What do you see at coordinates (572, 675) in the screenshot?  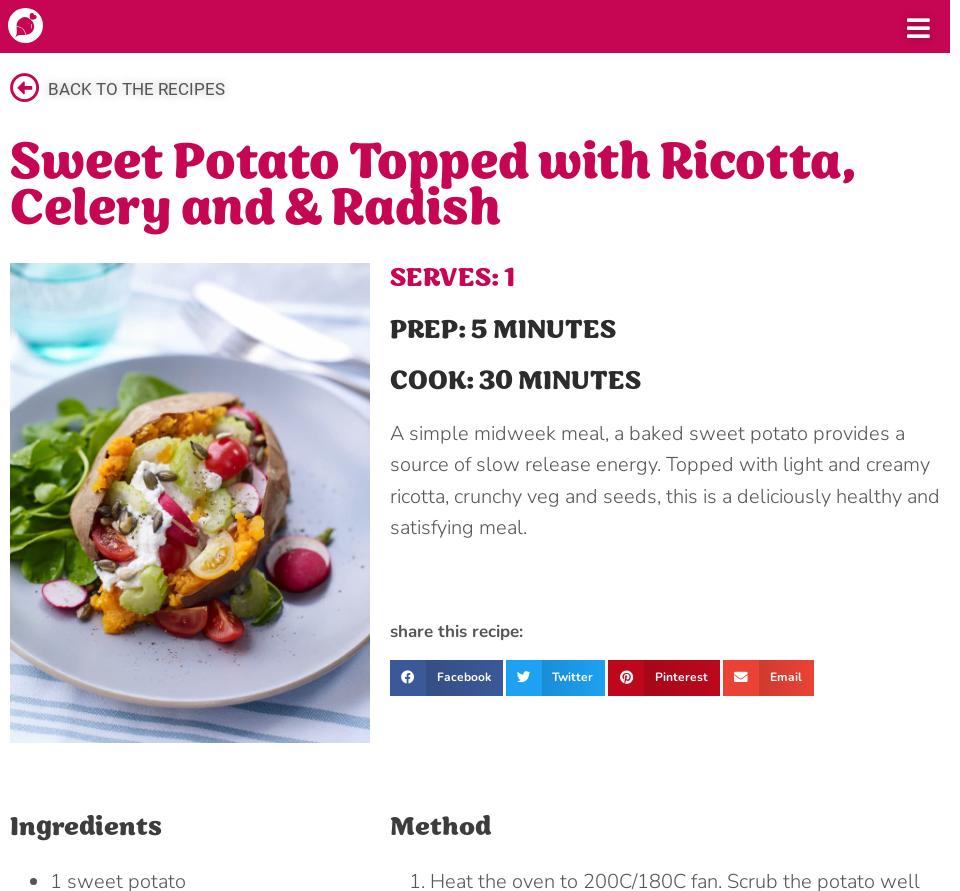 I see `'Twitter'` at bounding box center [572, 675].